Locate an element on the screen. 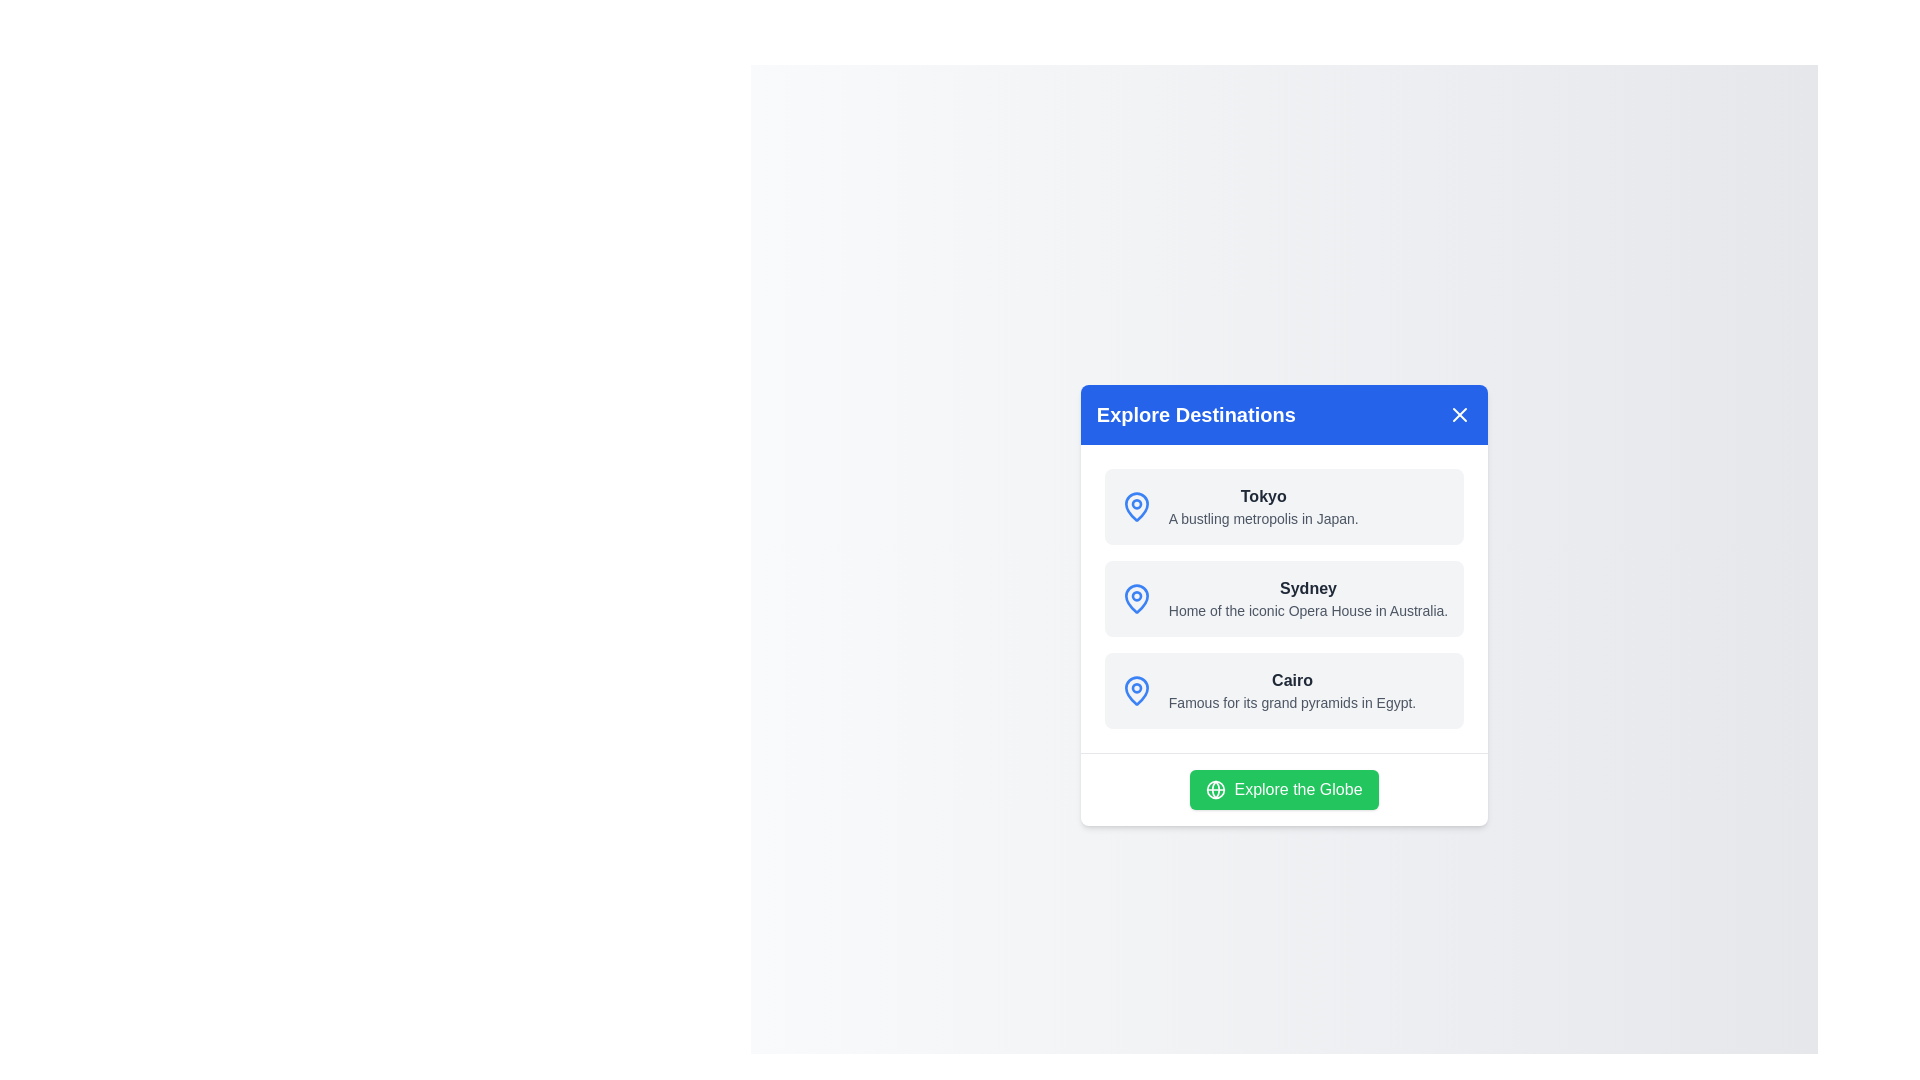 This screenshot has height=1080, width=1920. the destination card for Sydney is located at coordinates (1284, 597).